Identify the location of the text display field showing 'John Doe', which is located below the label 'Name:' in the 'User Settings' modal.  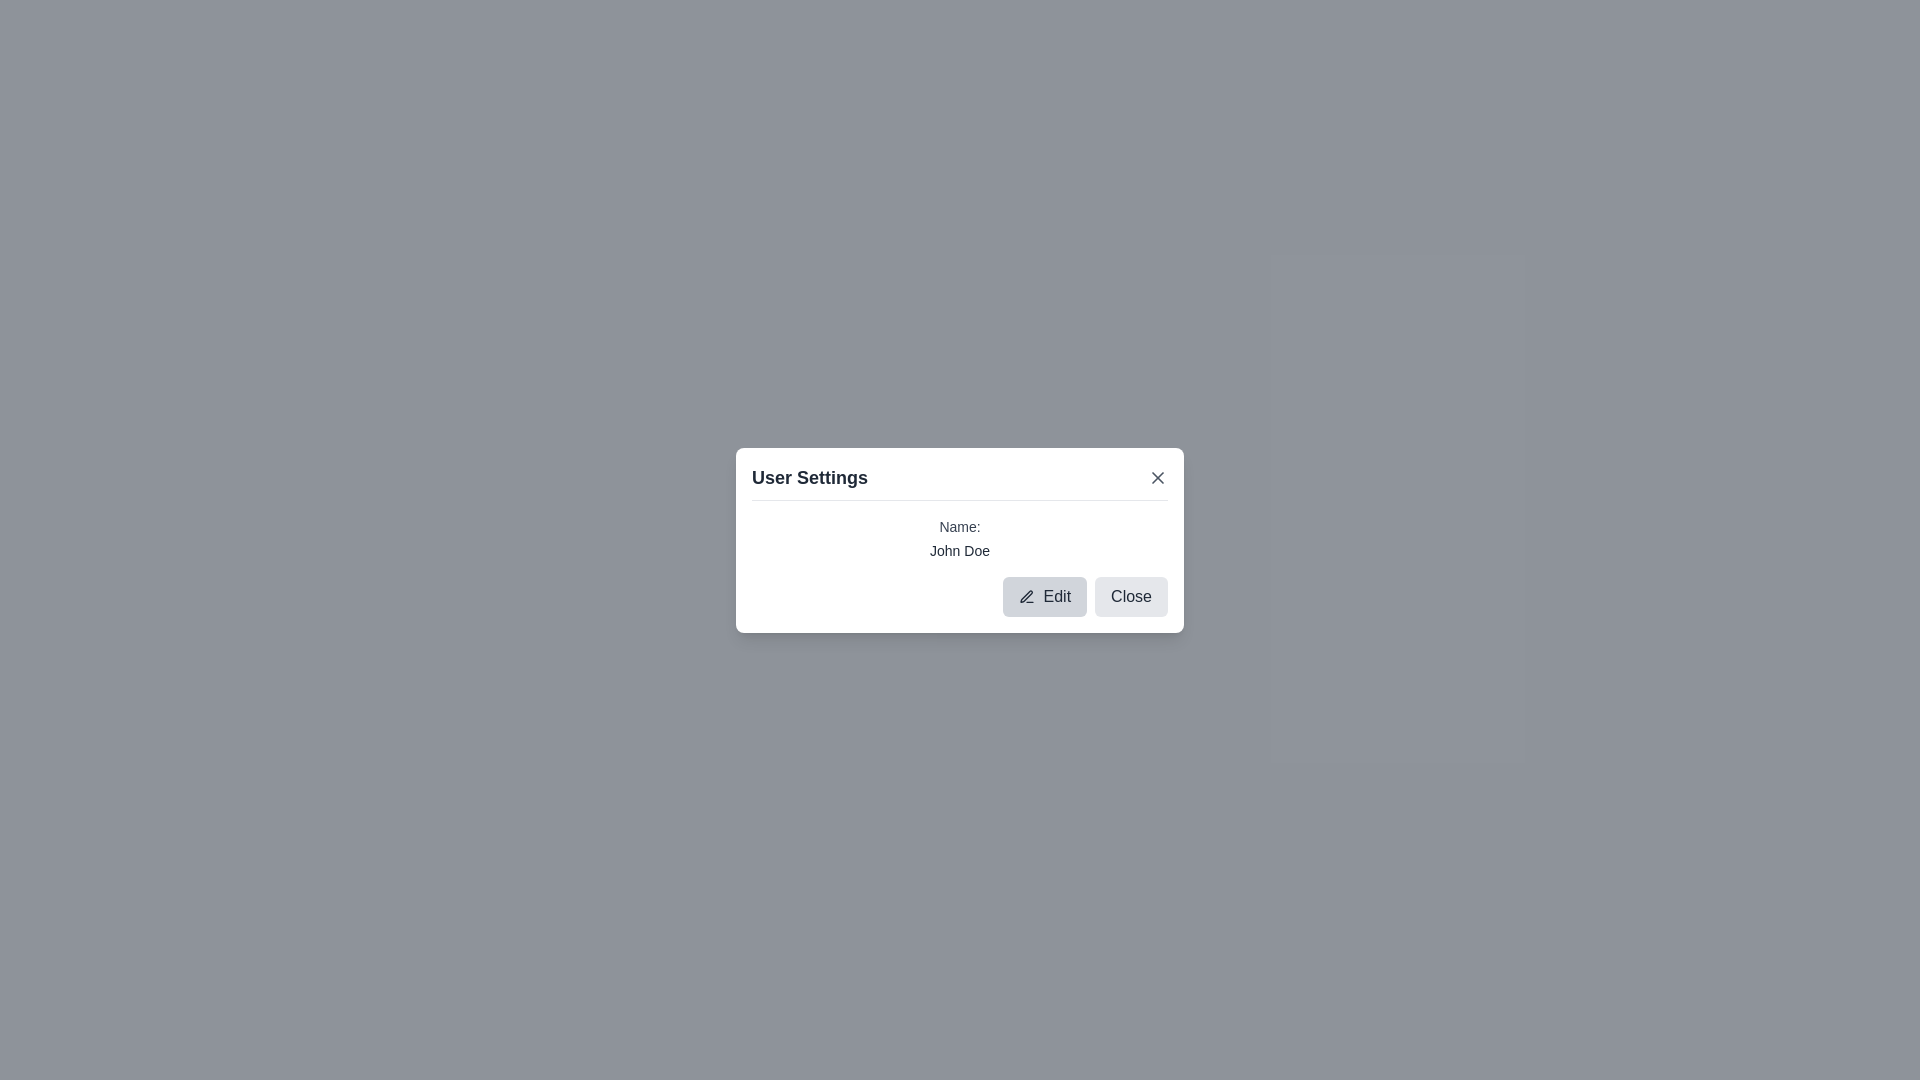
(960, 550).